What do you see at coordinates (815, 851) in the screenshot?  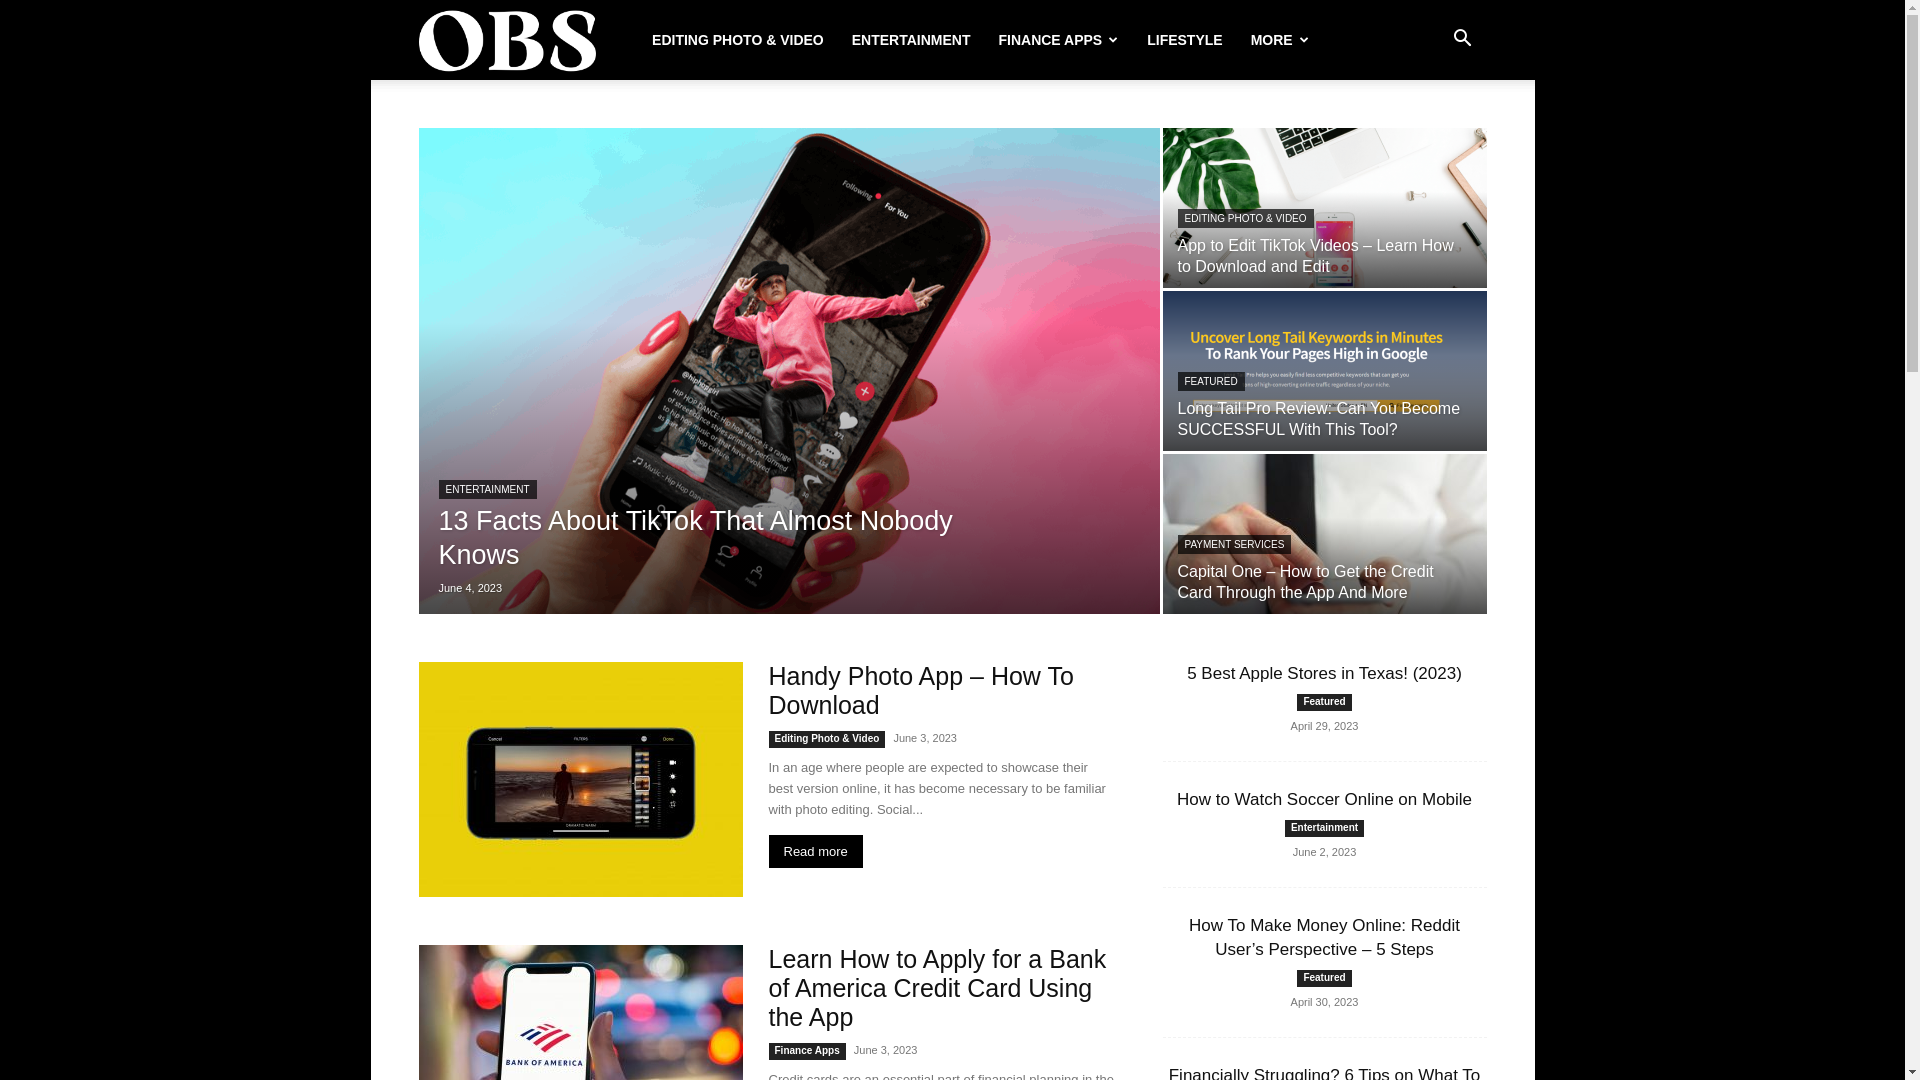 I see `'Read more'` at bounding box center [815, 851].